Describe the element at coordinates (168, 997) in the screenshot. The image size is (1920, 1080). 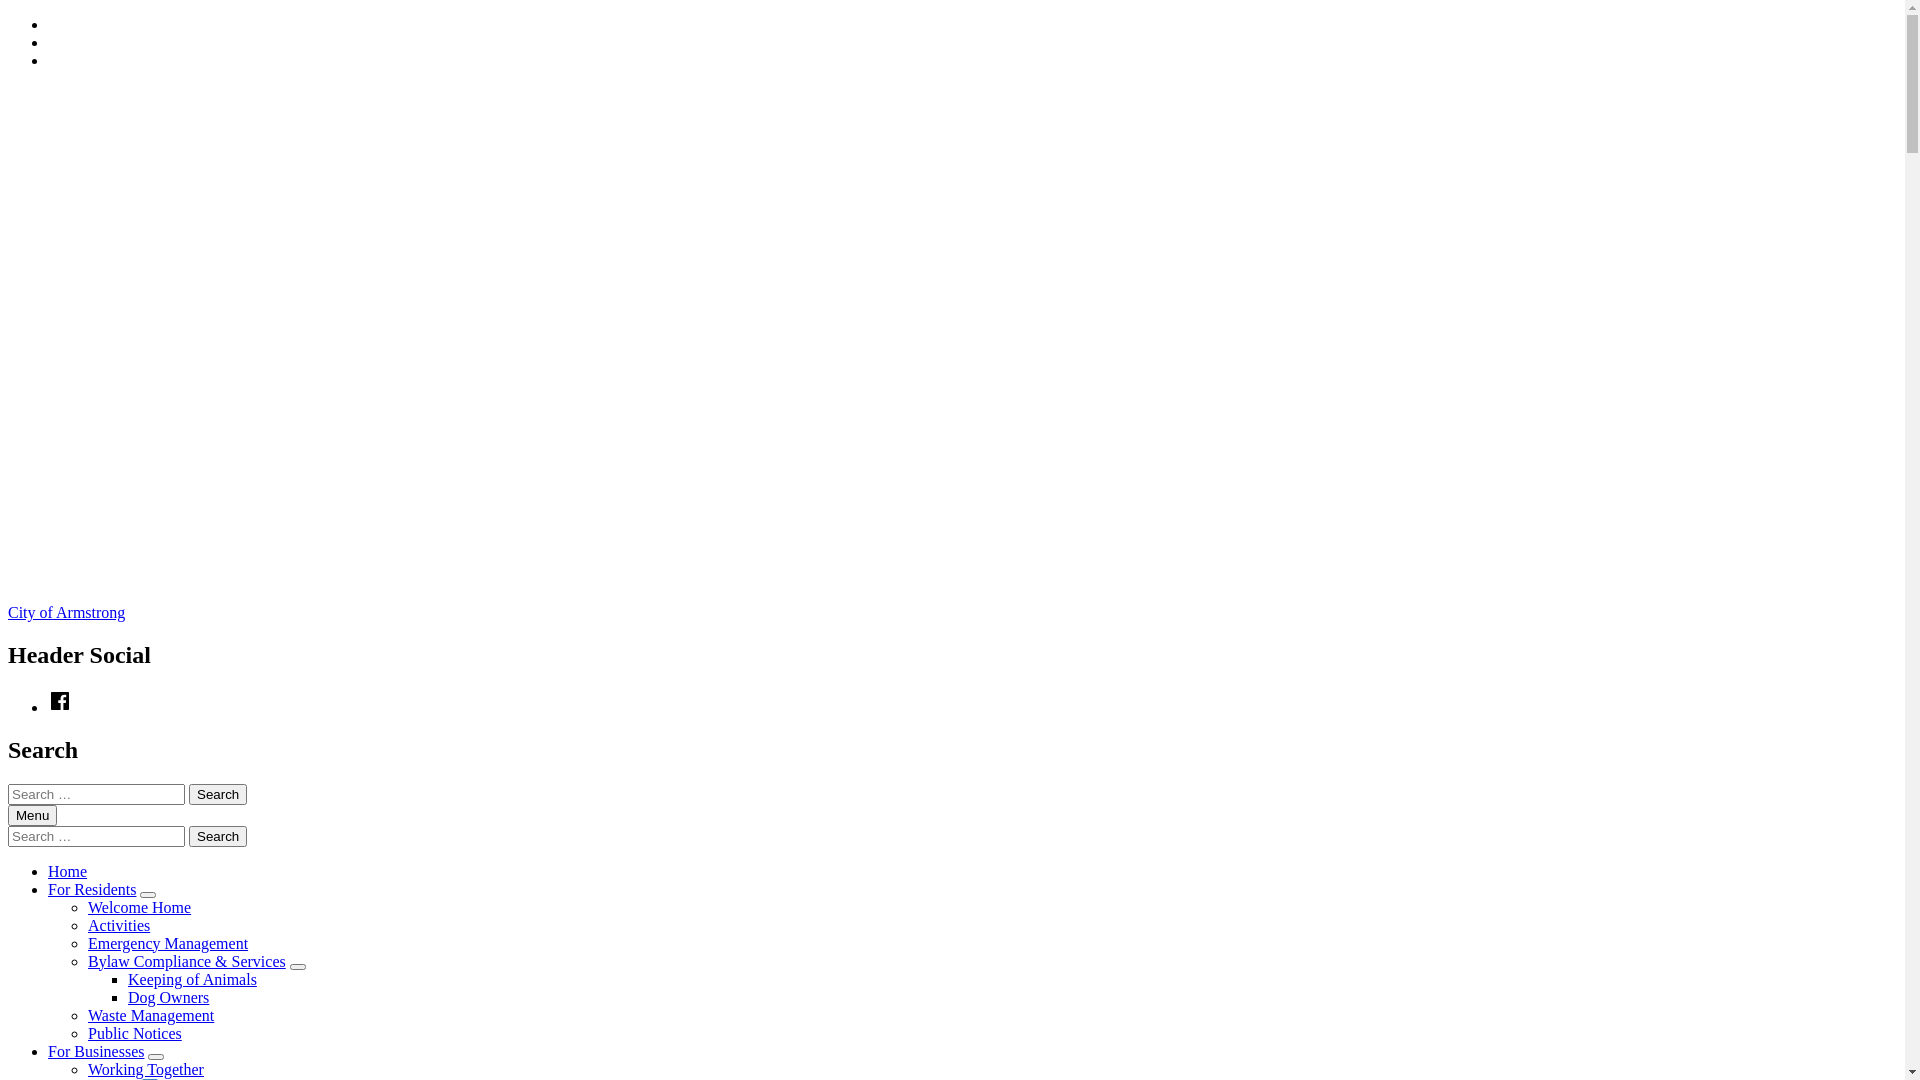
I see `'Dog Owners'` at that location.